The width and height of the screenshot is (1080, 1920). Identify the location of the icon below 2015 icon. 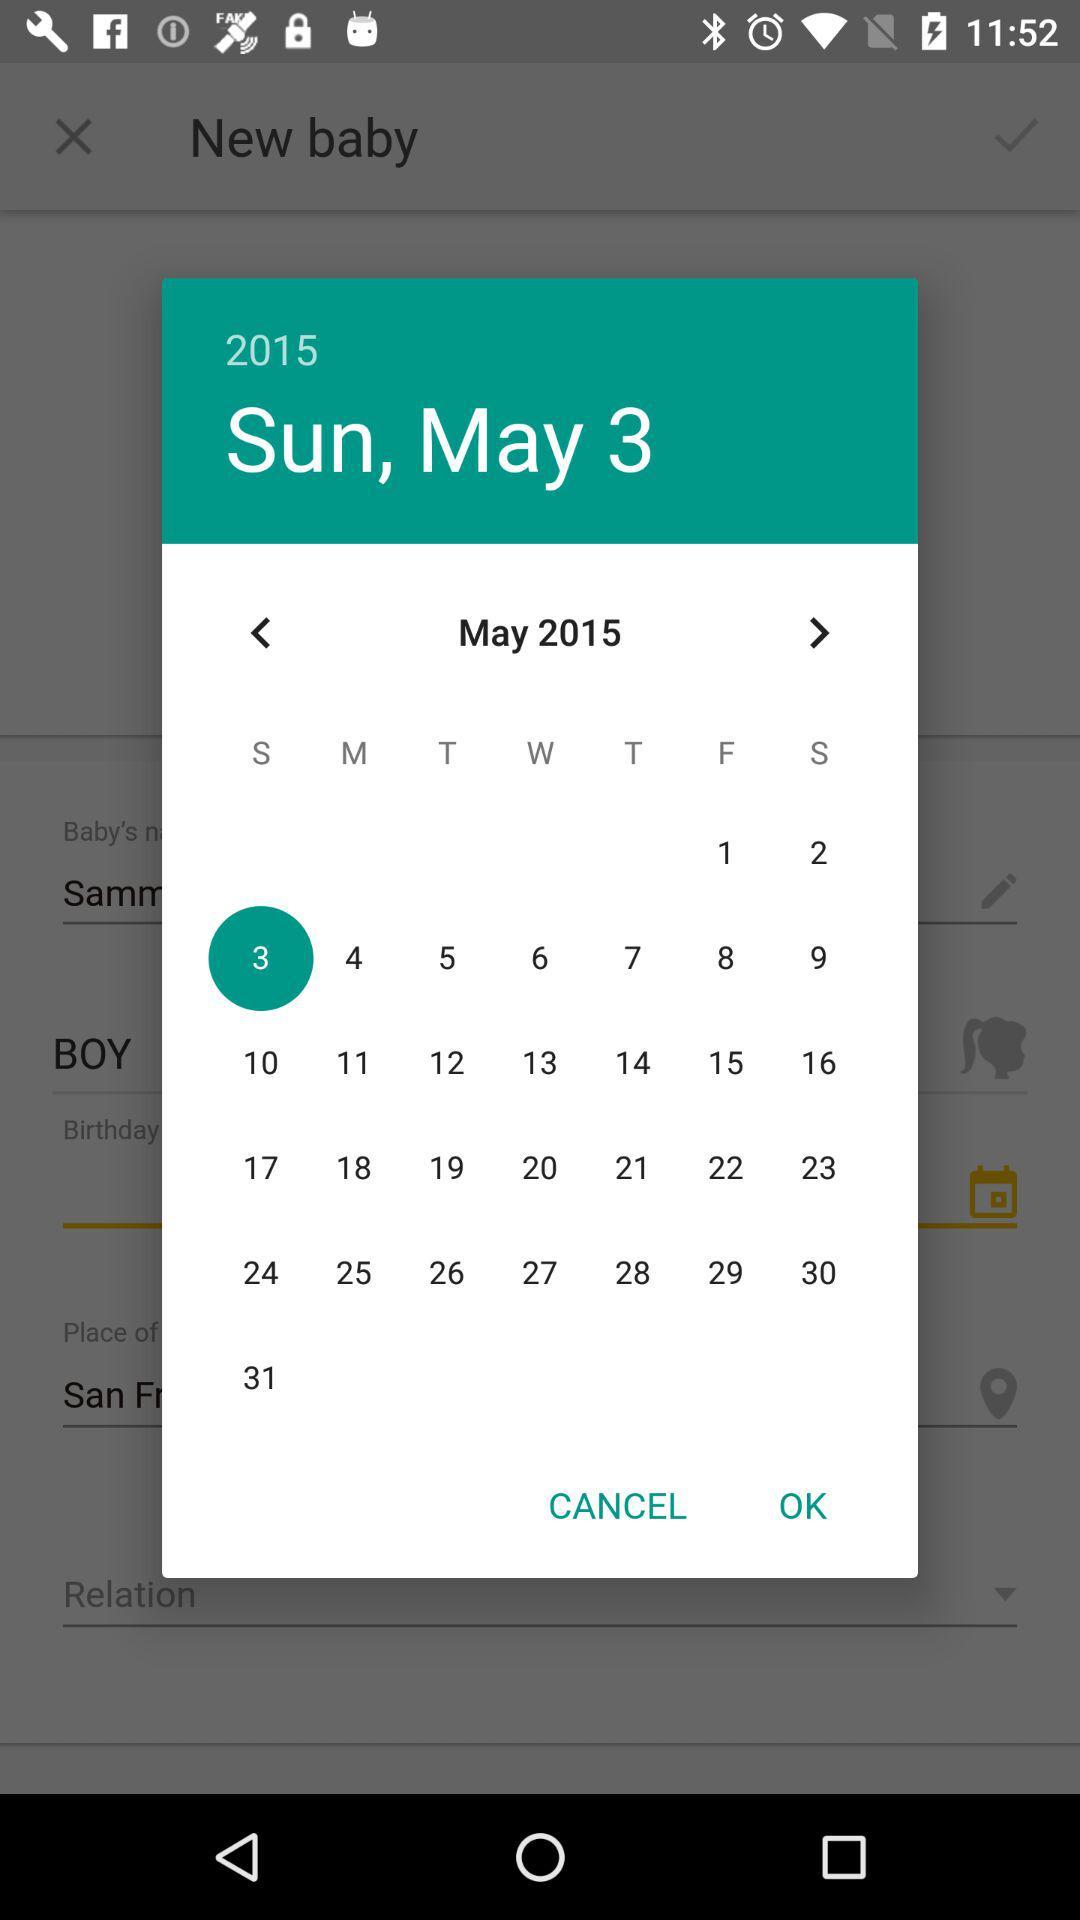
(439, 435).